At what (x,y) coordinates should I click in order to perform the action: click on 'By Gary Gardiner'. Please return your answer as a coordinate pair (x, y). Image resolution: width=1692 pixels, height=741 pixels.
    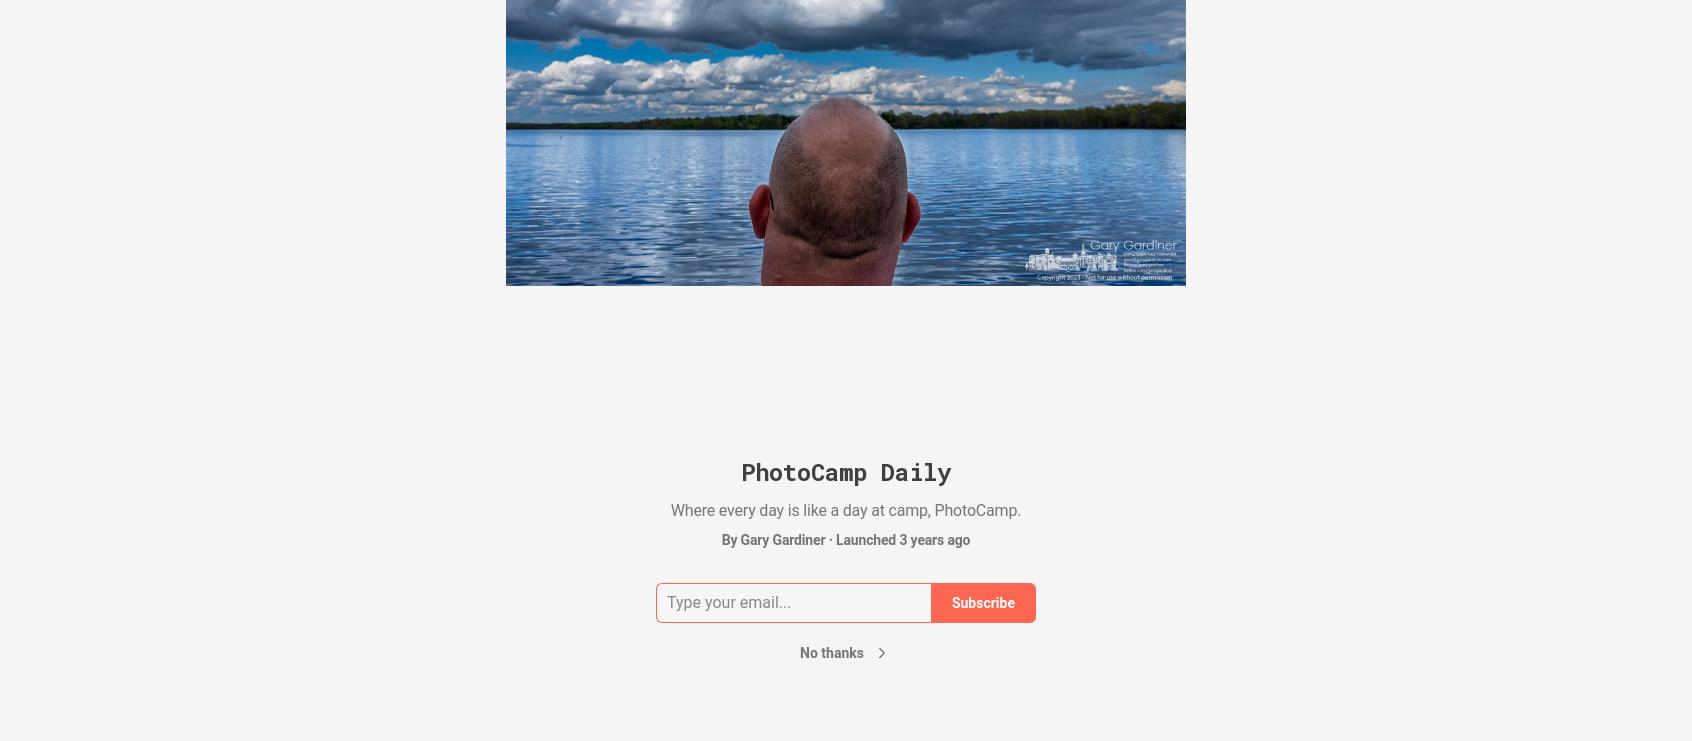
    Looking at the image, I should click on (772, 538).